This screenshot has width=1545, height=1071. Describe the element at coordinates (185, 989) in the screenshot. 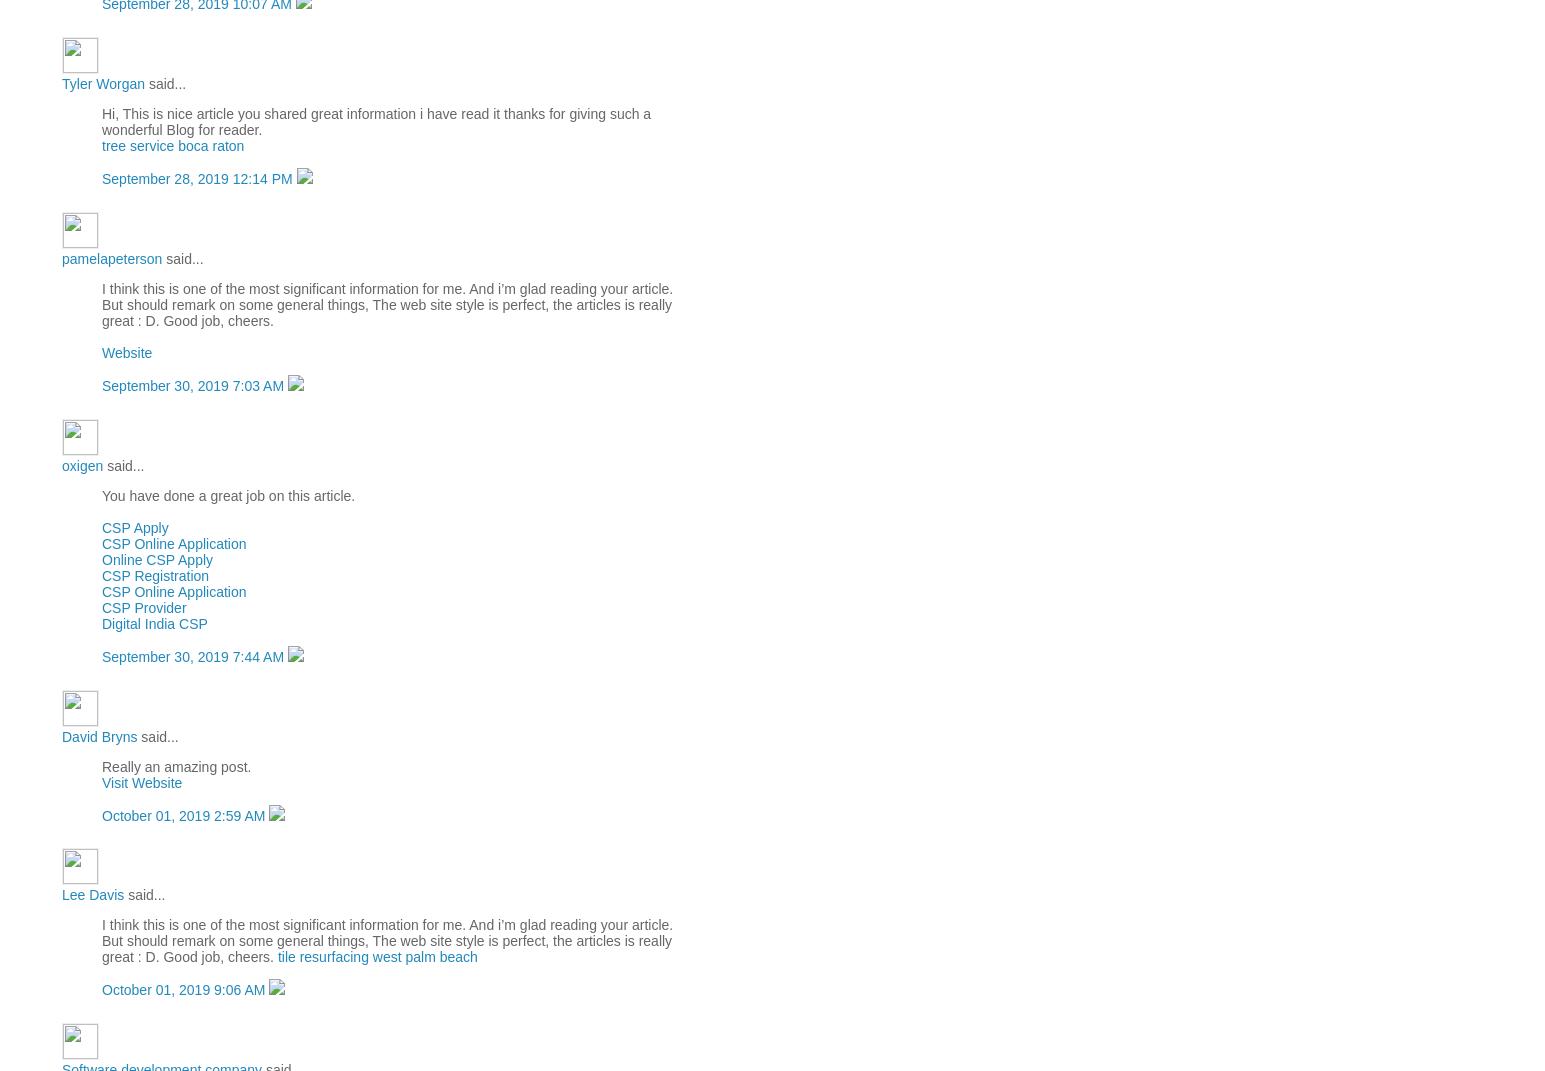

I see `'October 01, 2019 9:06 AM'` at that location.